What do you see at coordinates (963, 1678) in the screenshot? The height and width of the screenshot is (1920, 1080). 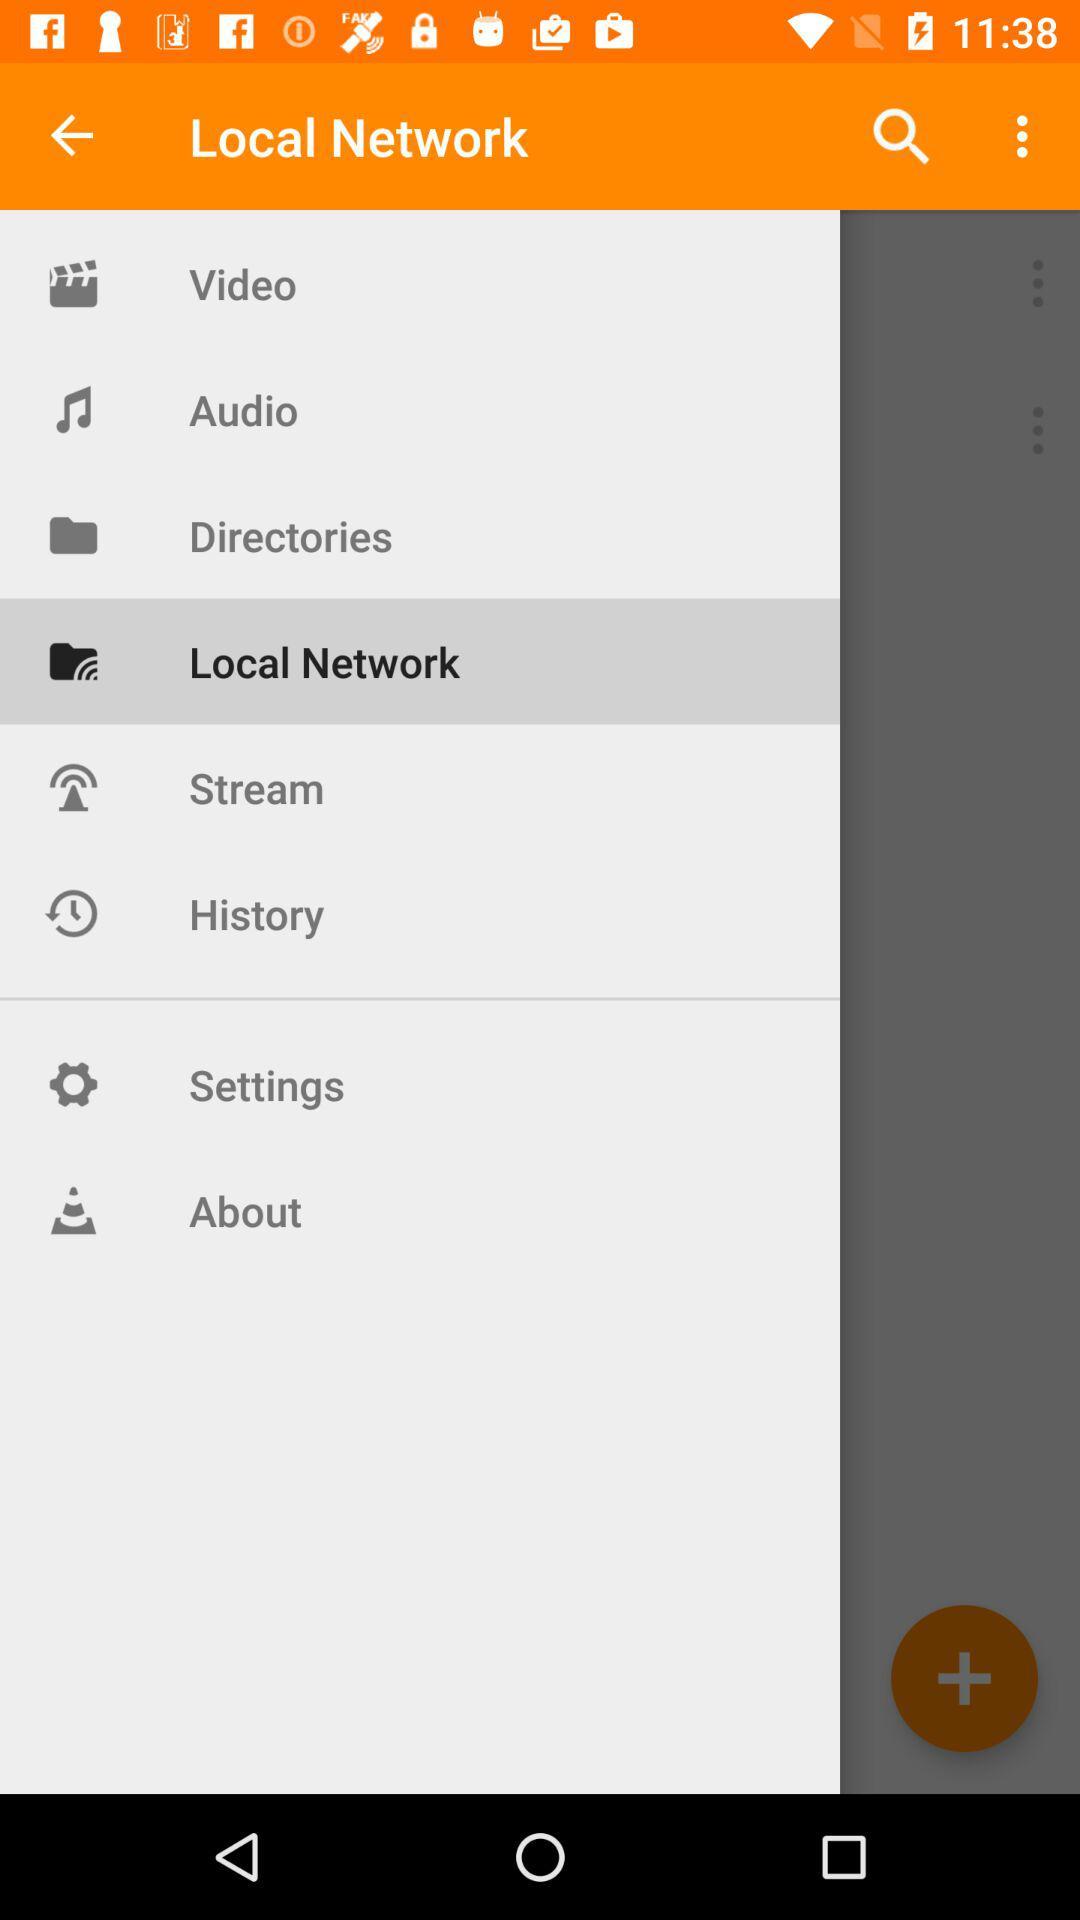 I see `network` at bounding box center [963, 1678].